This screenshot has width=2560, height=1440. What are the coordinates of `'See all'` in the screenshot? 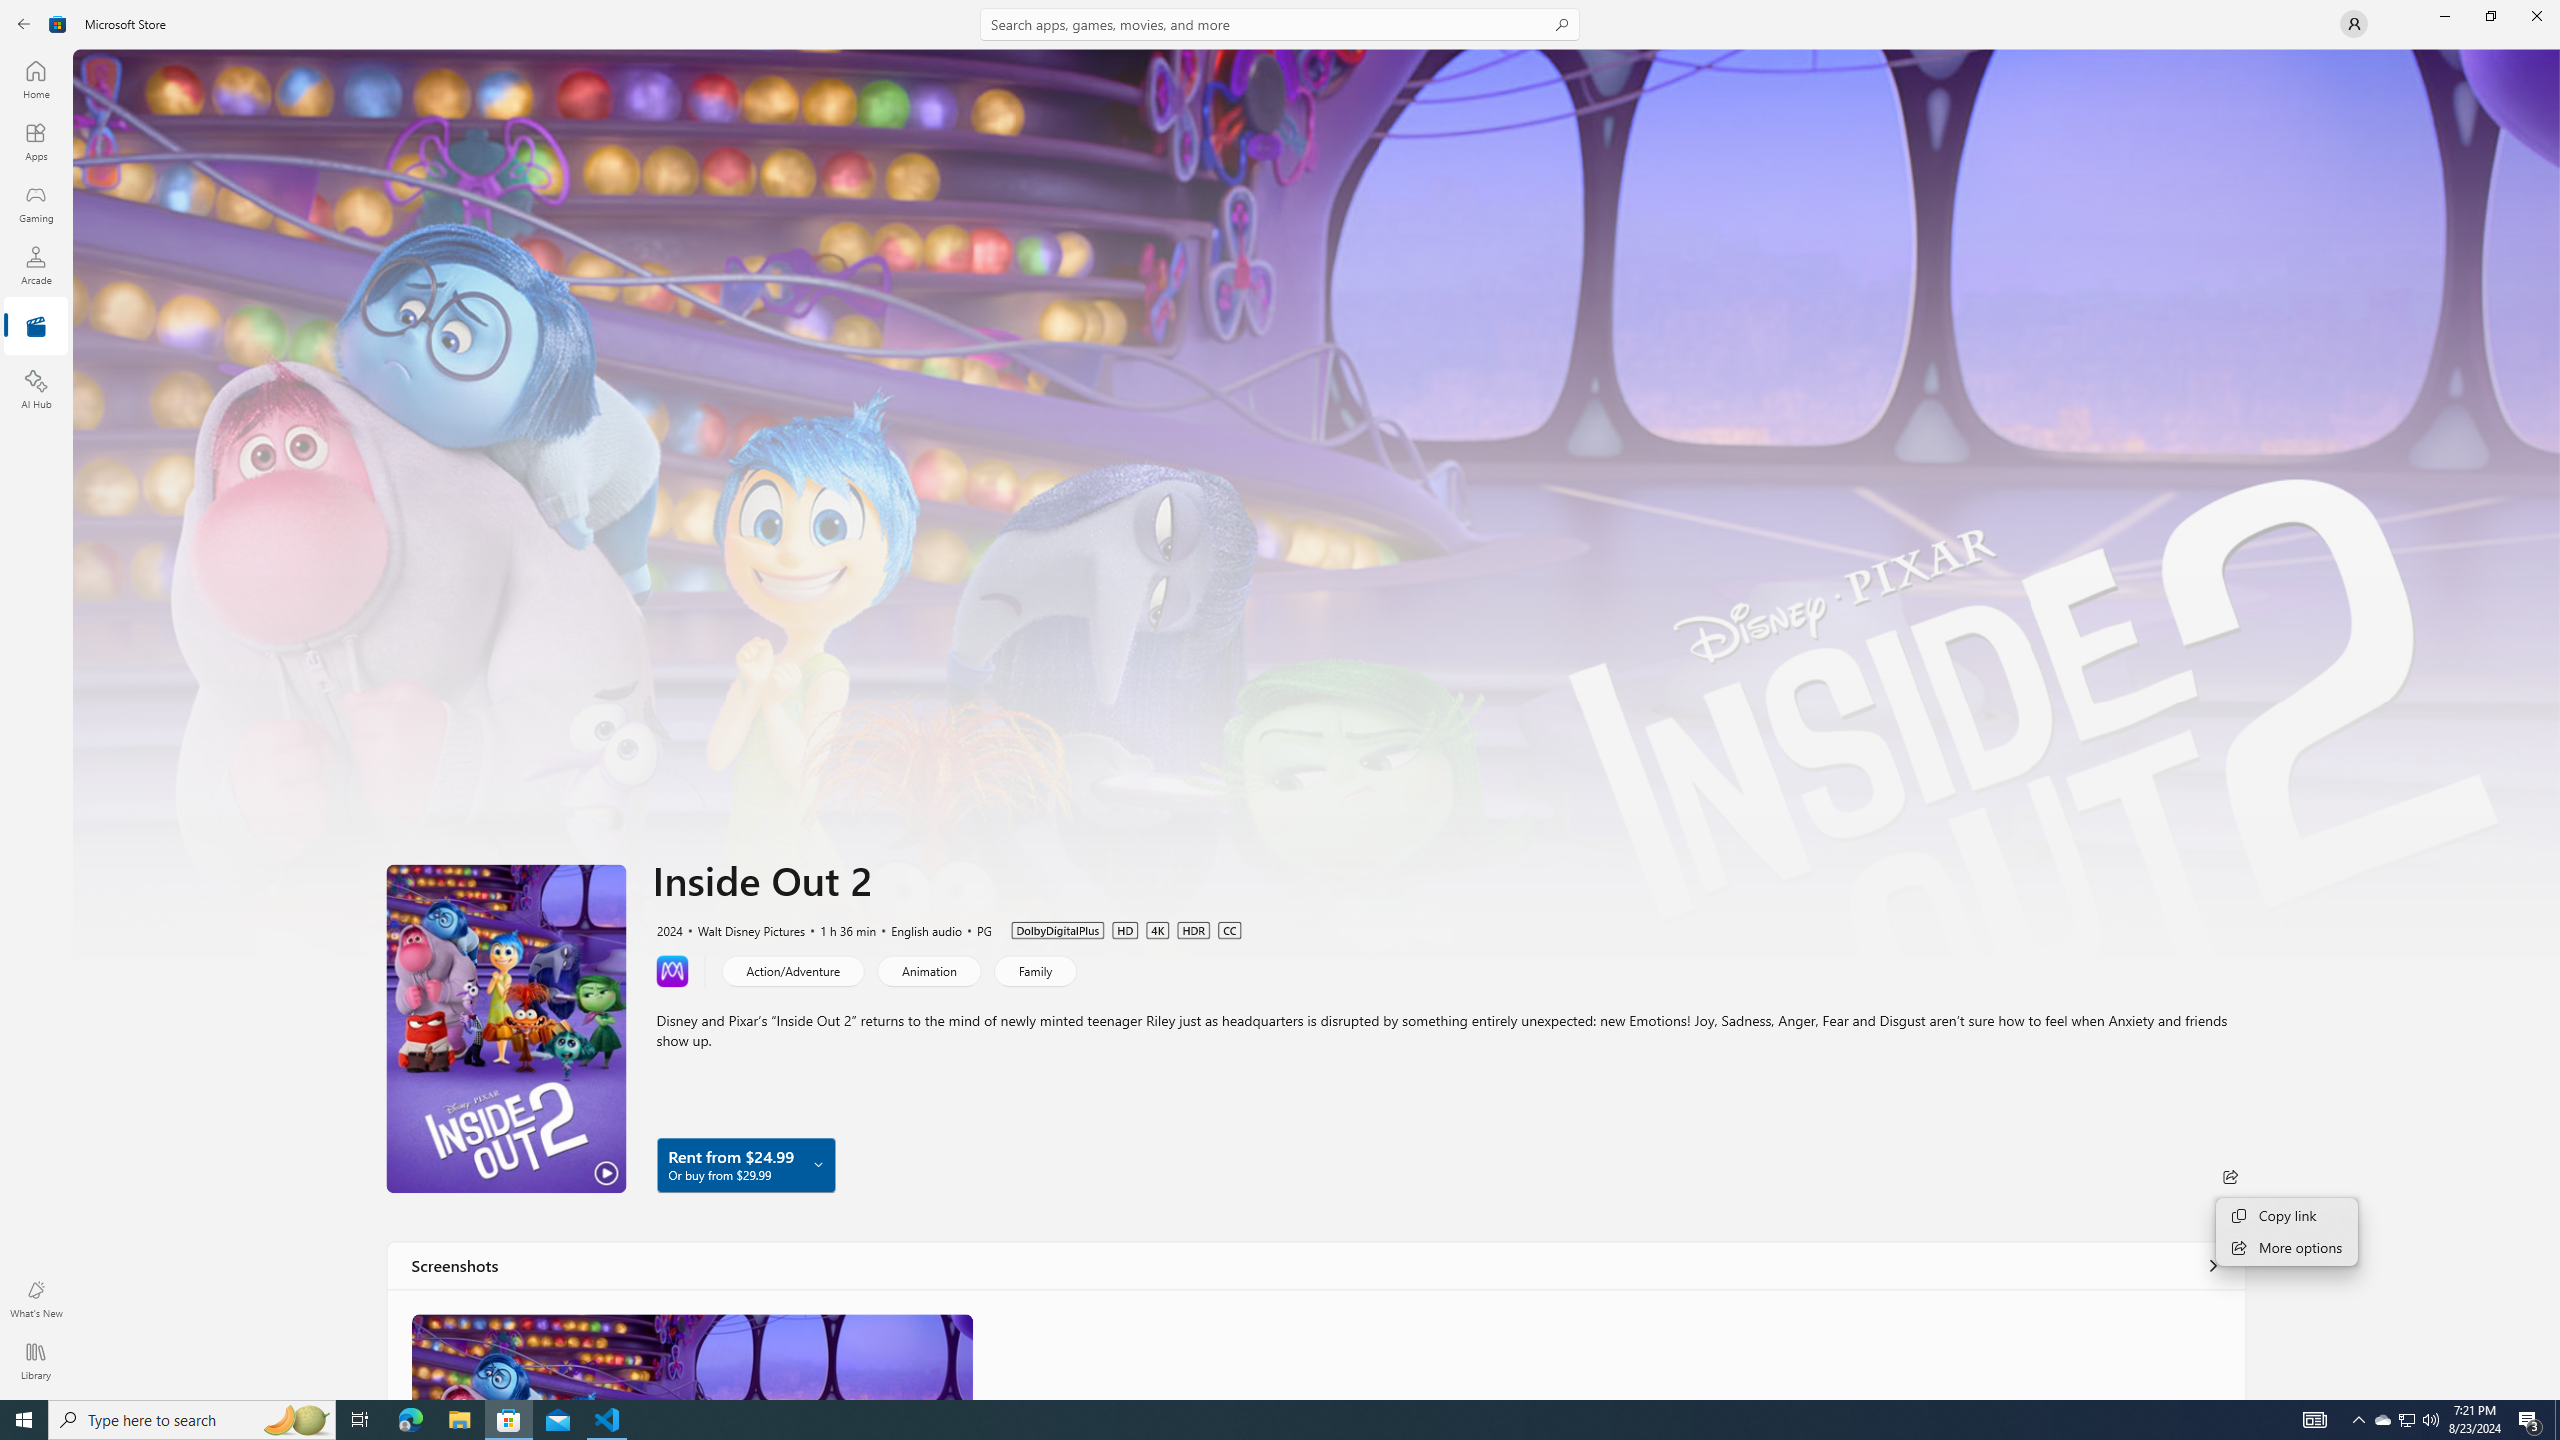 It's located at (2213, 1264).